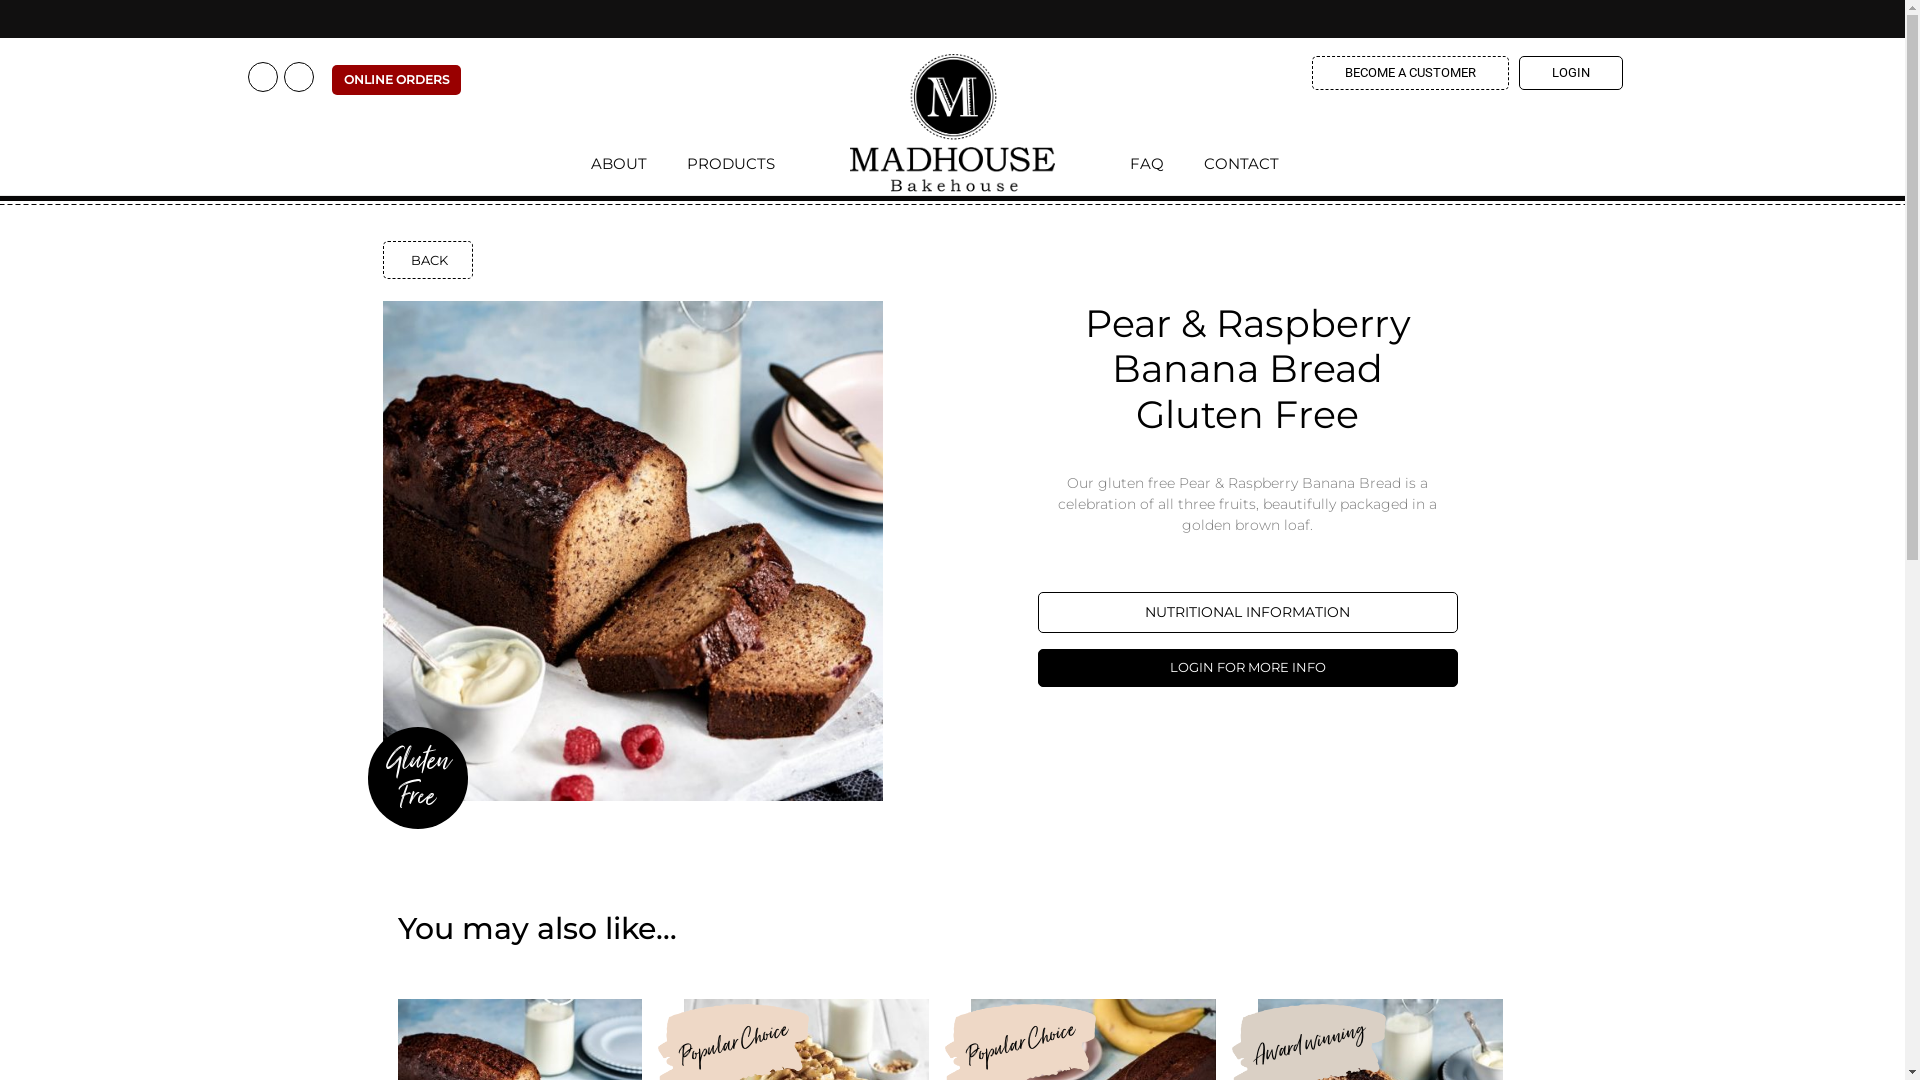 The image size is (1920, 1080). What do you see at coordinates (1247, 667) in the screenshot?
I see `'LOGIN FOR MORE INFO'` at bounding box center [1247, 667].